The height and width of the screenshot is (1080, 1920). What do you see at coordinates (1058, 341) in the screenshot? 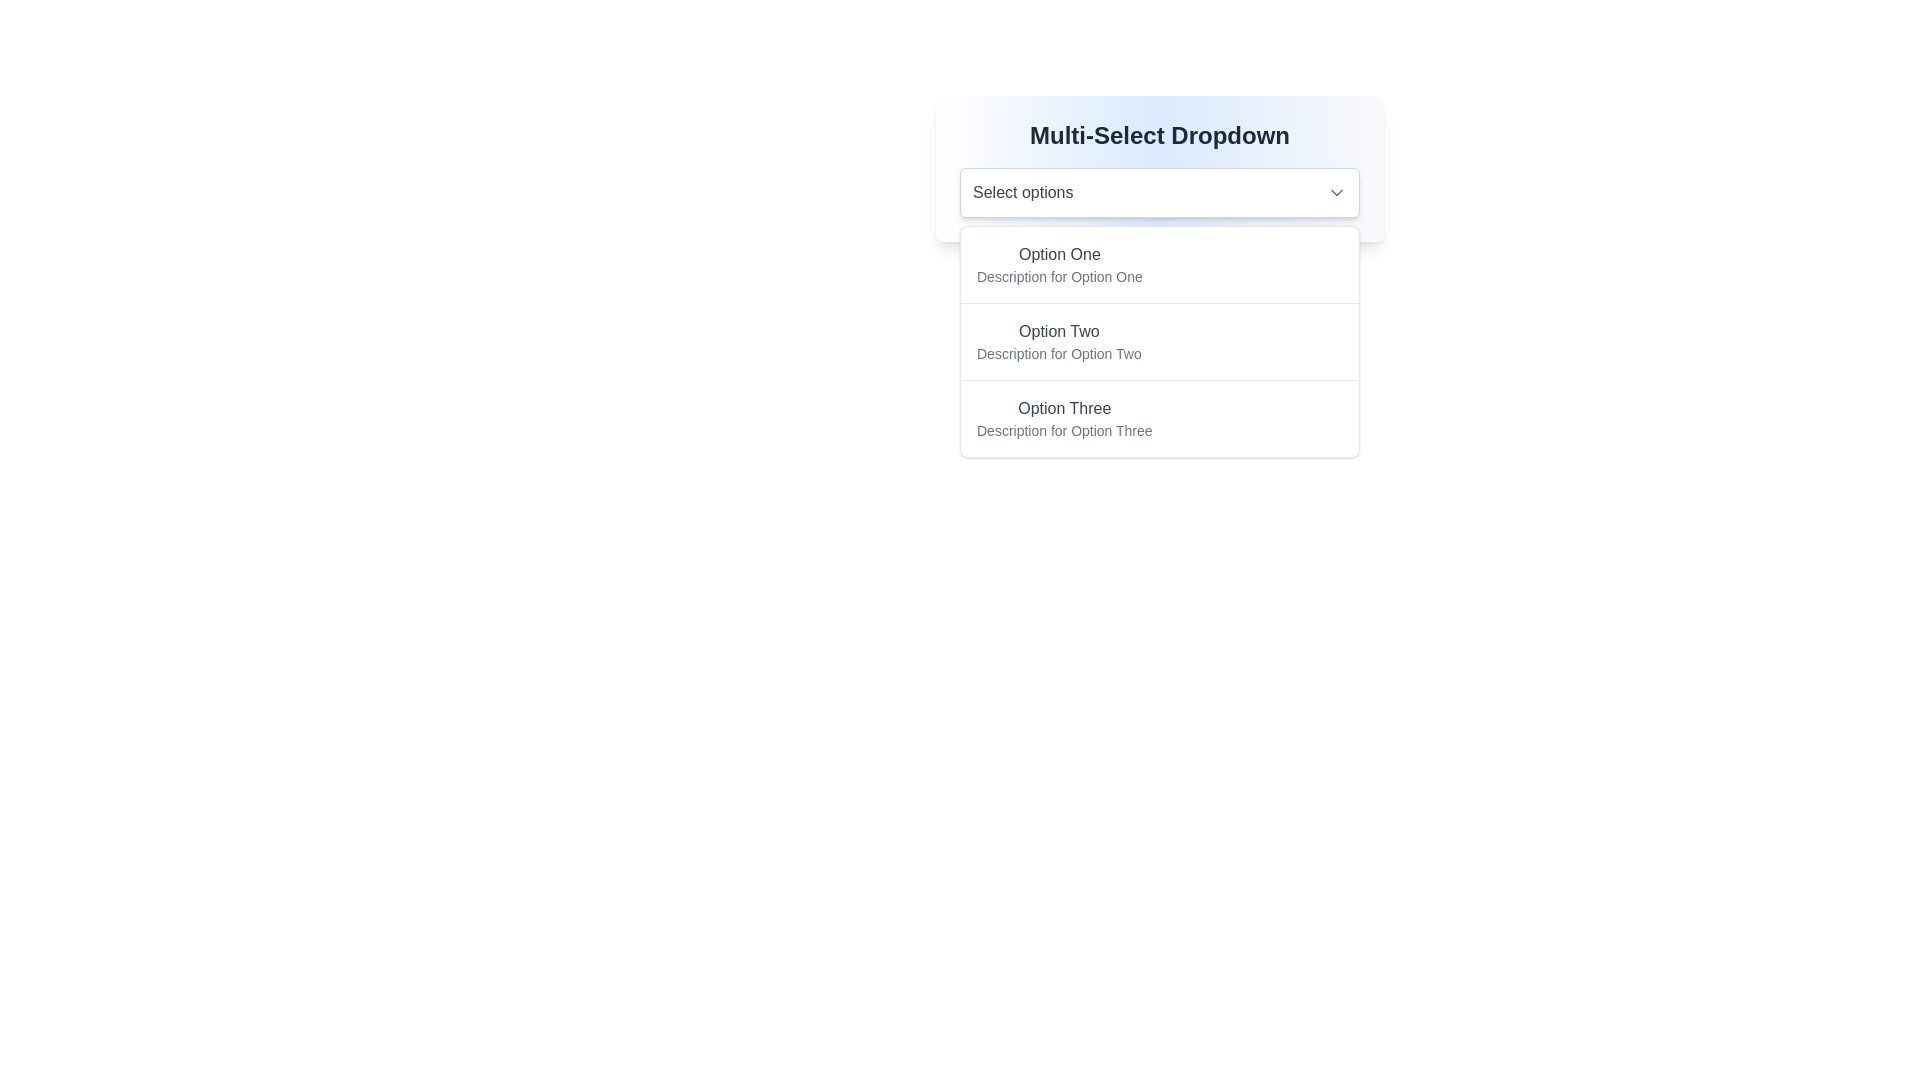
I see `the second dropdown option item labeled 'Option Two' with its description` at bounding box center [1058, 341].